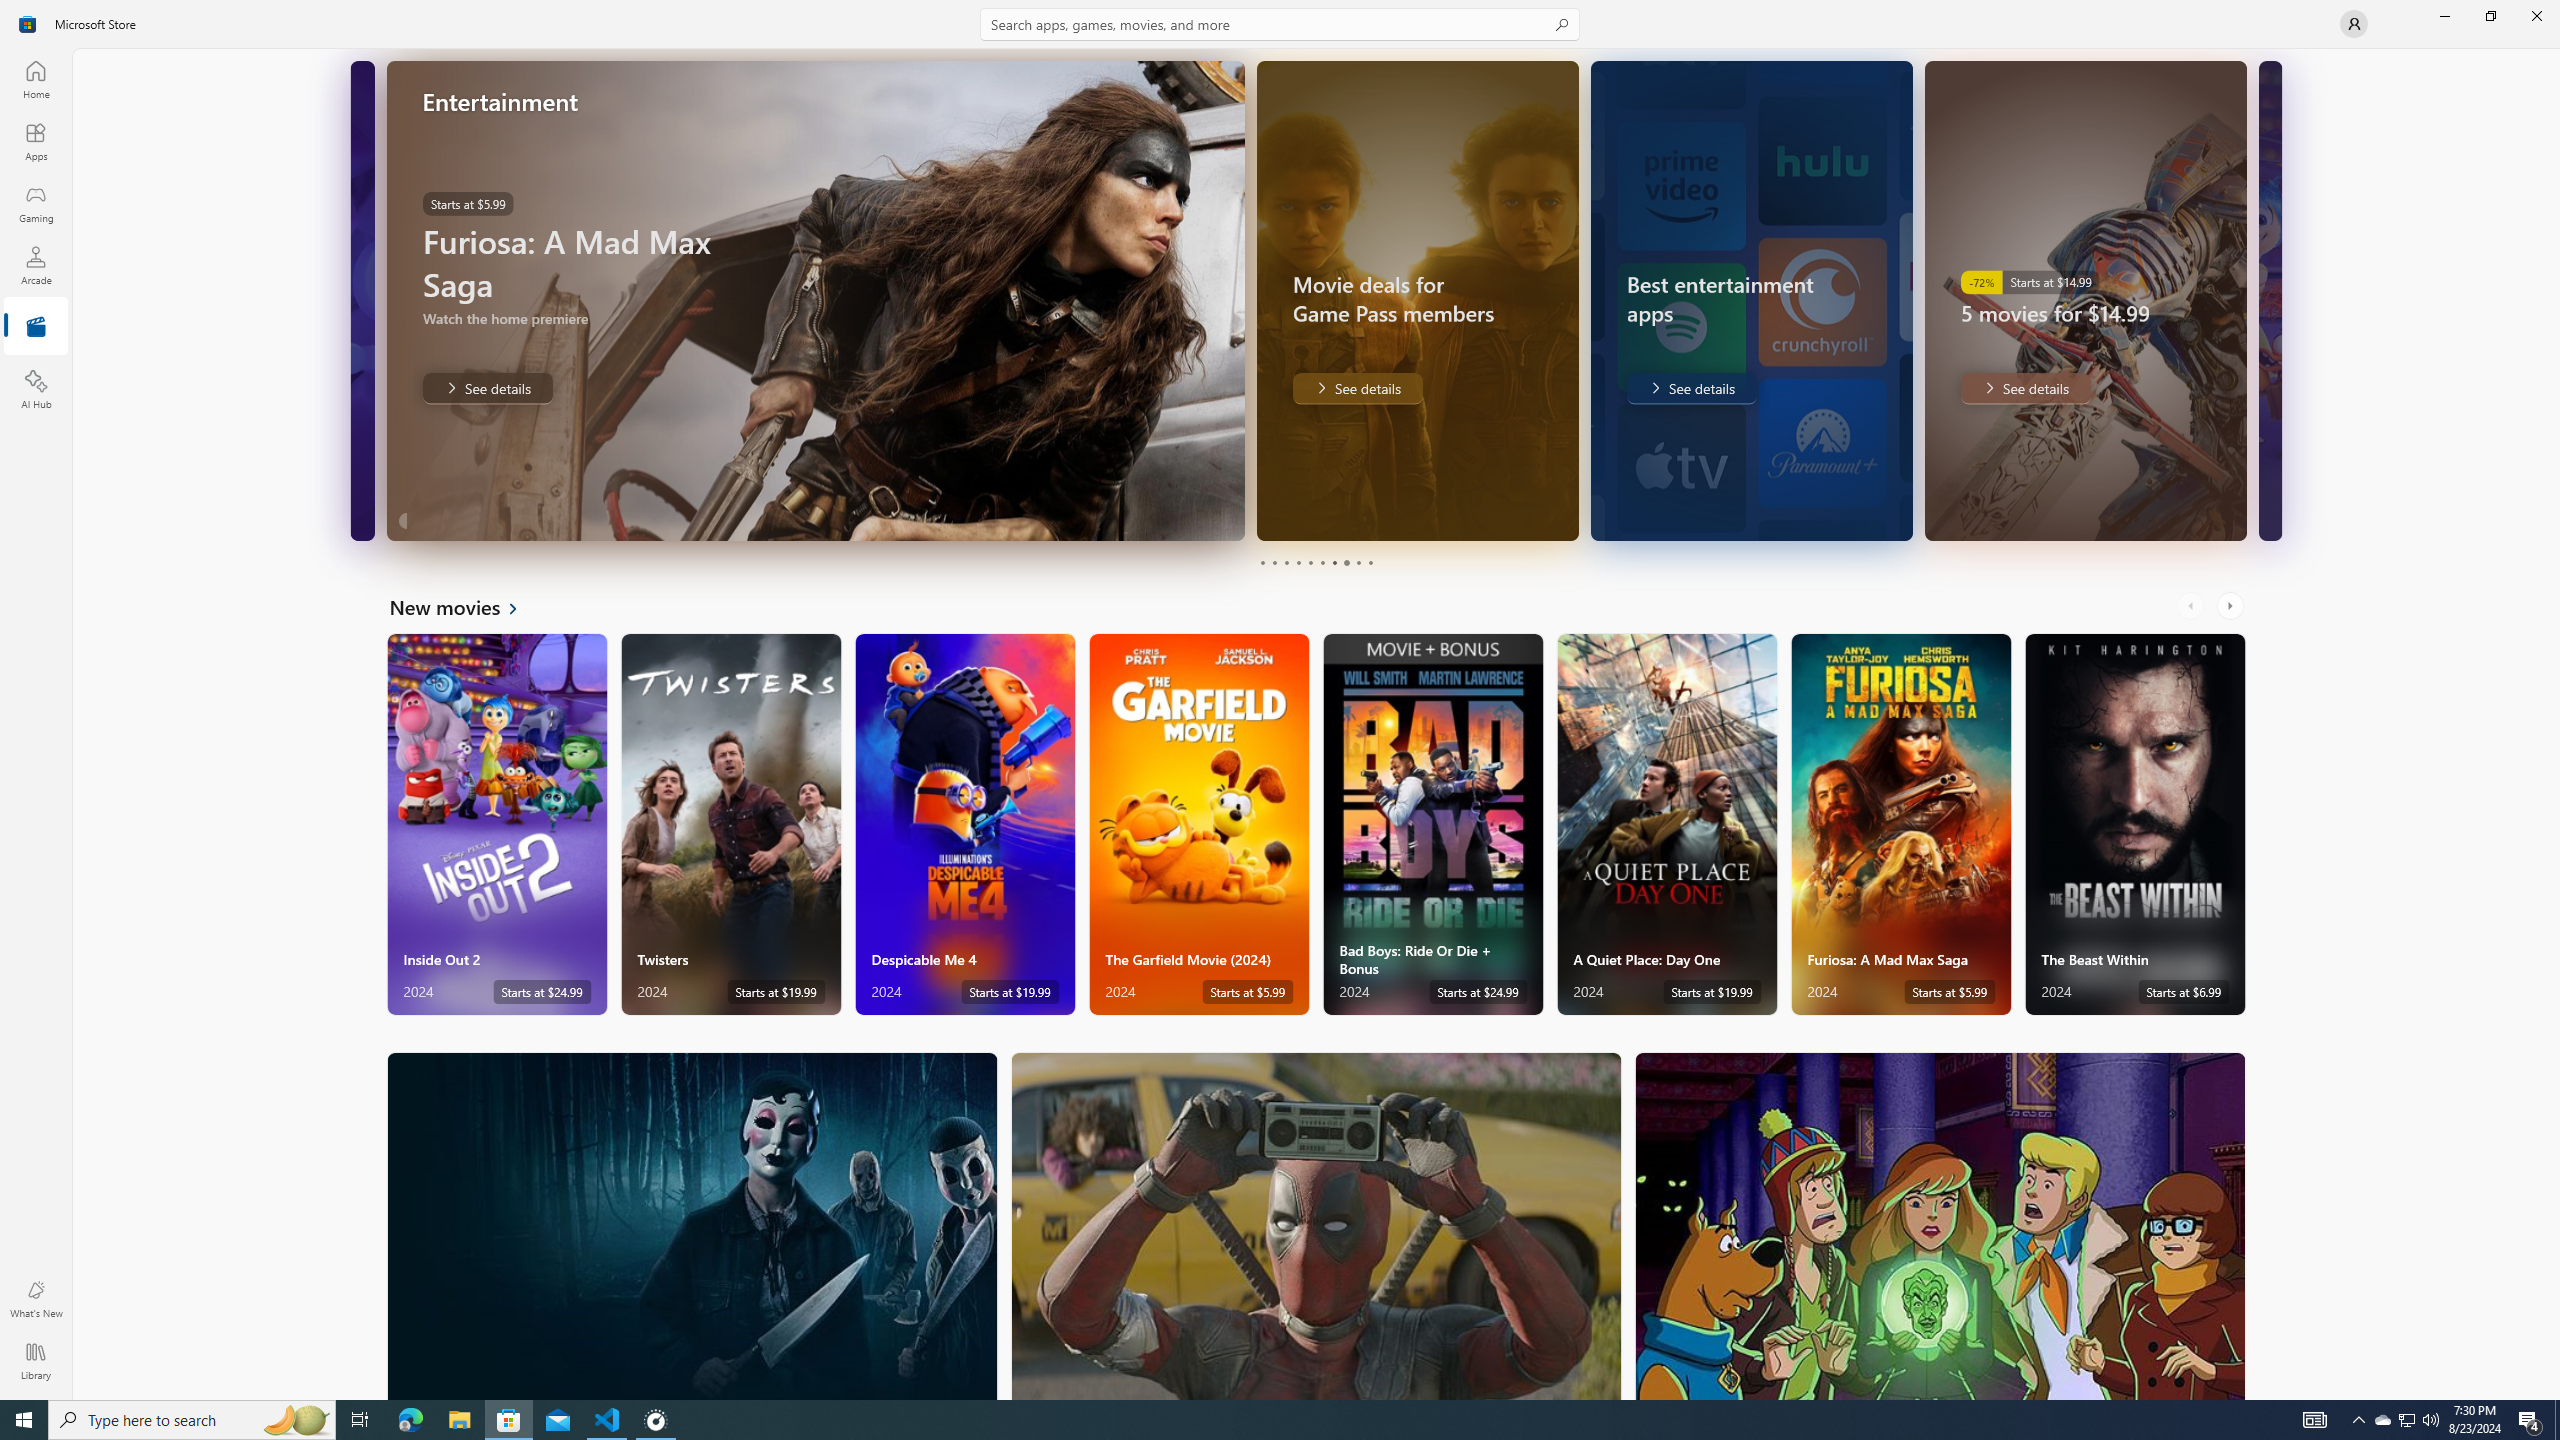 This screenshot has height=1440, width=2560. I want to click on 'Page 3', so click(1285, 562).